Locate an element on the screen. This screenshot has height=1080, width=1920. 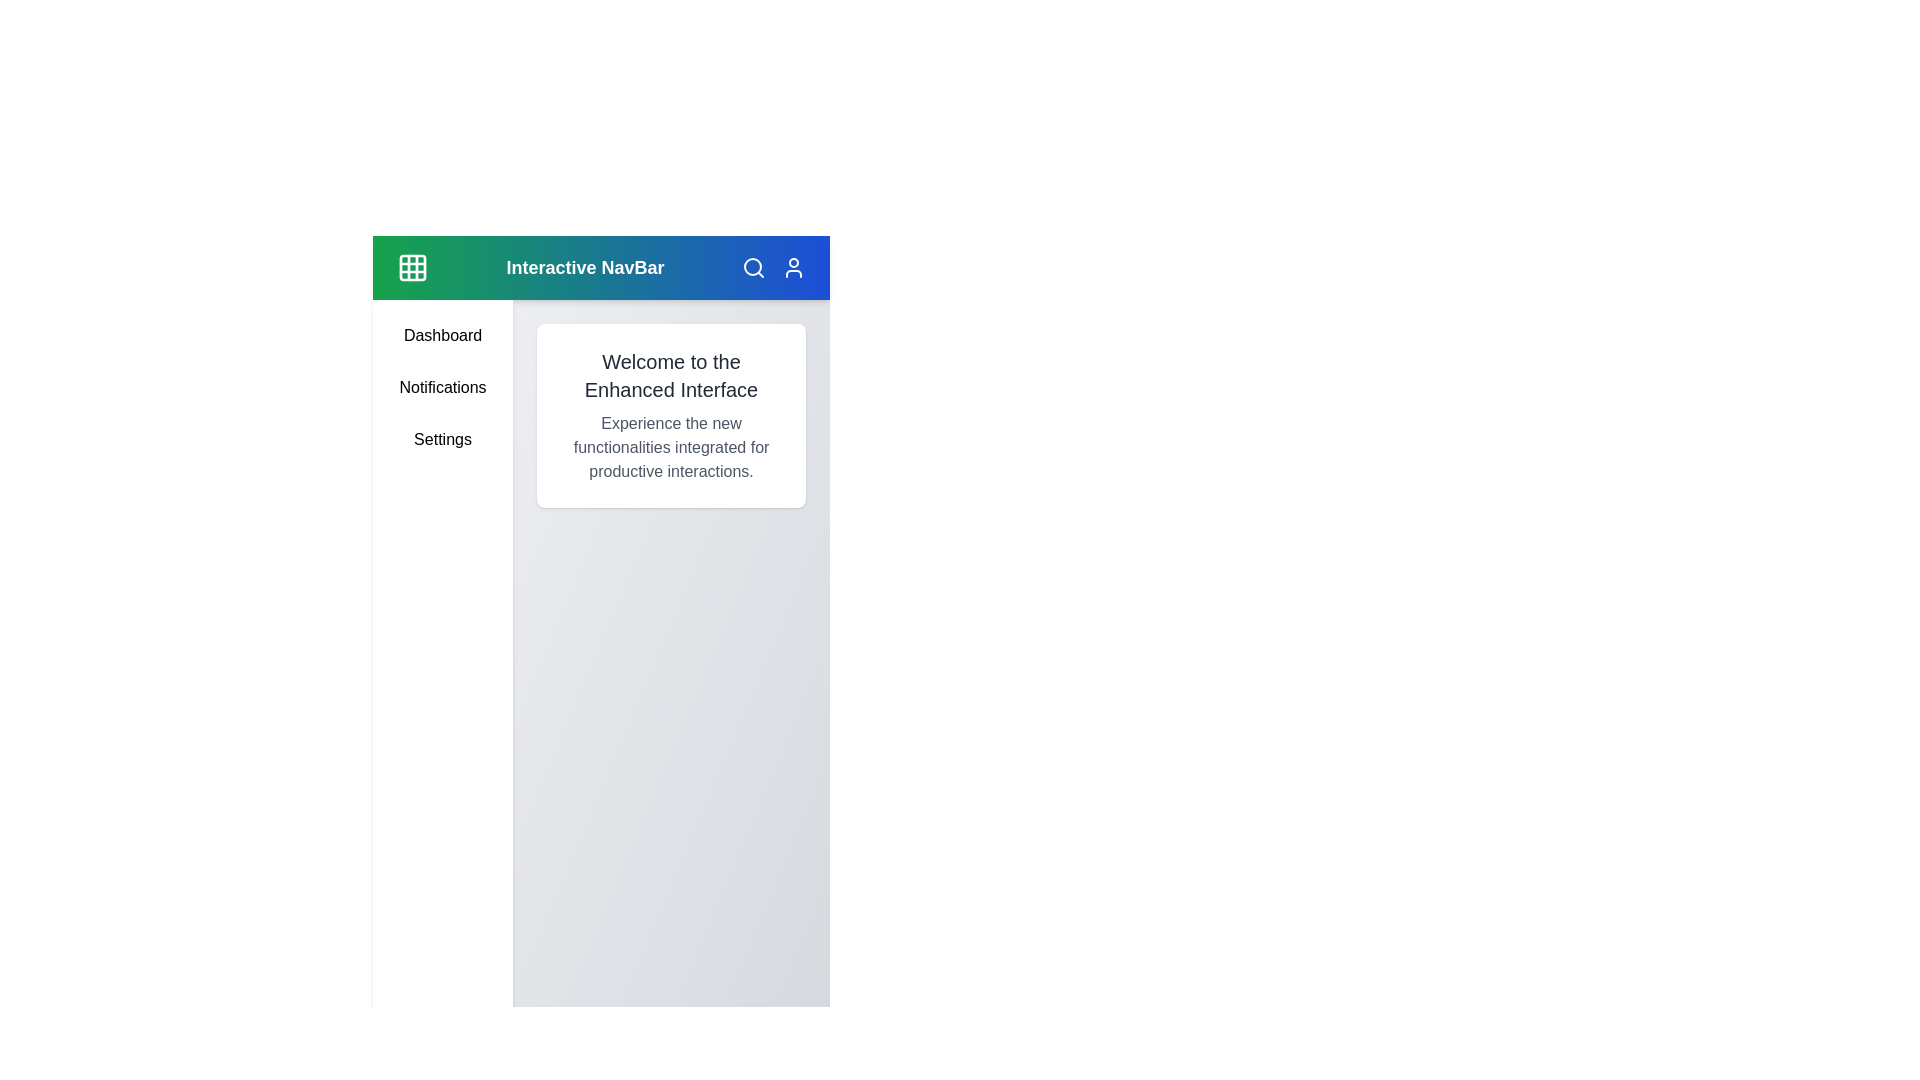
the search icon to initiate a search is located at coordinates (752, 266).